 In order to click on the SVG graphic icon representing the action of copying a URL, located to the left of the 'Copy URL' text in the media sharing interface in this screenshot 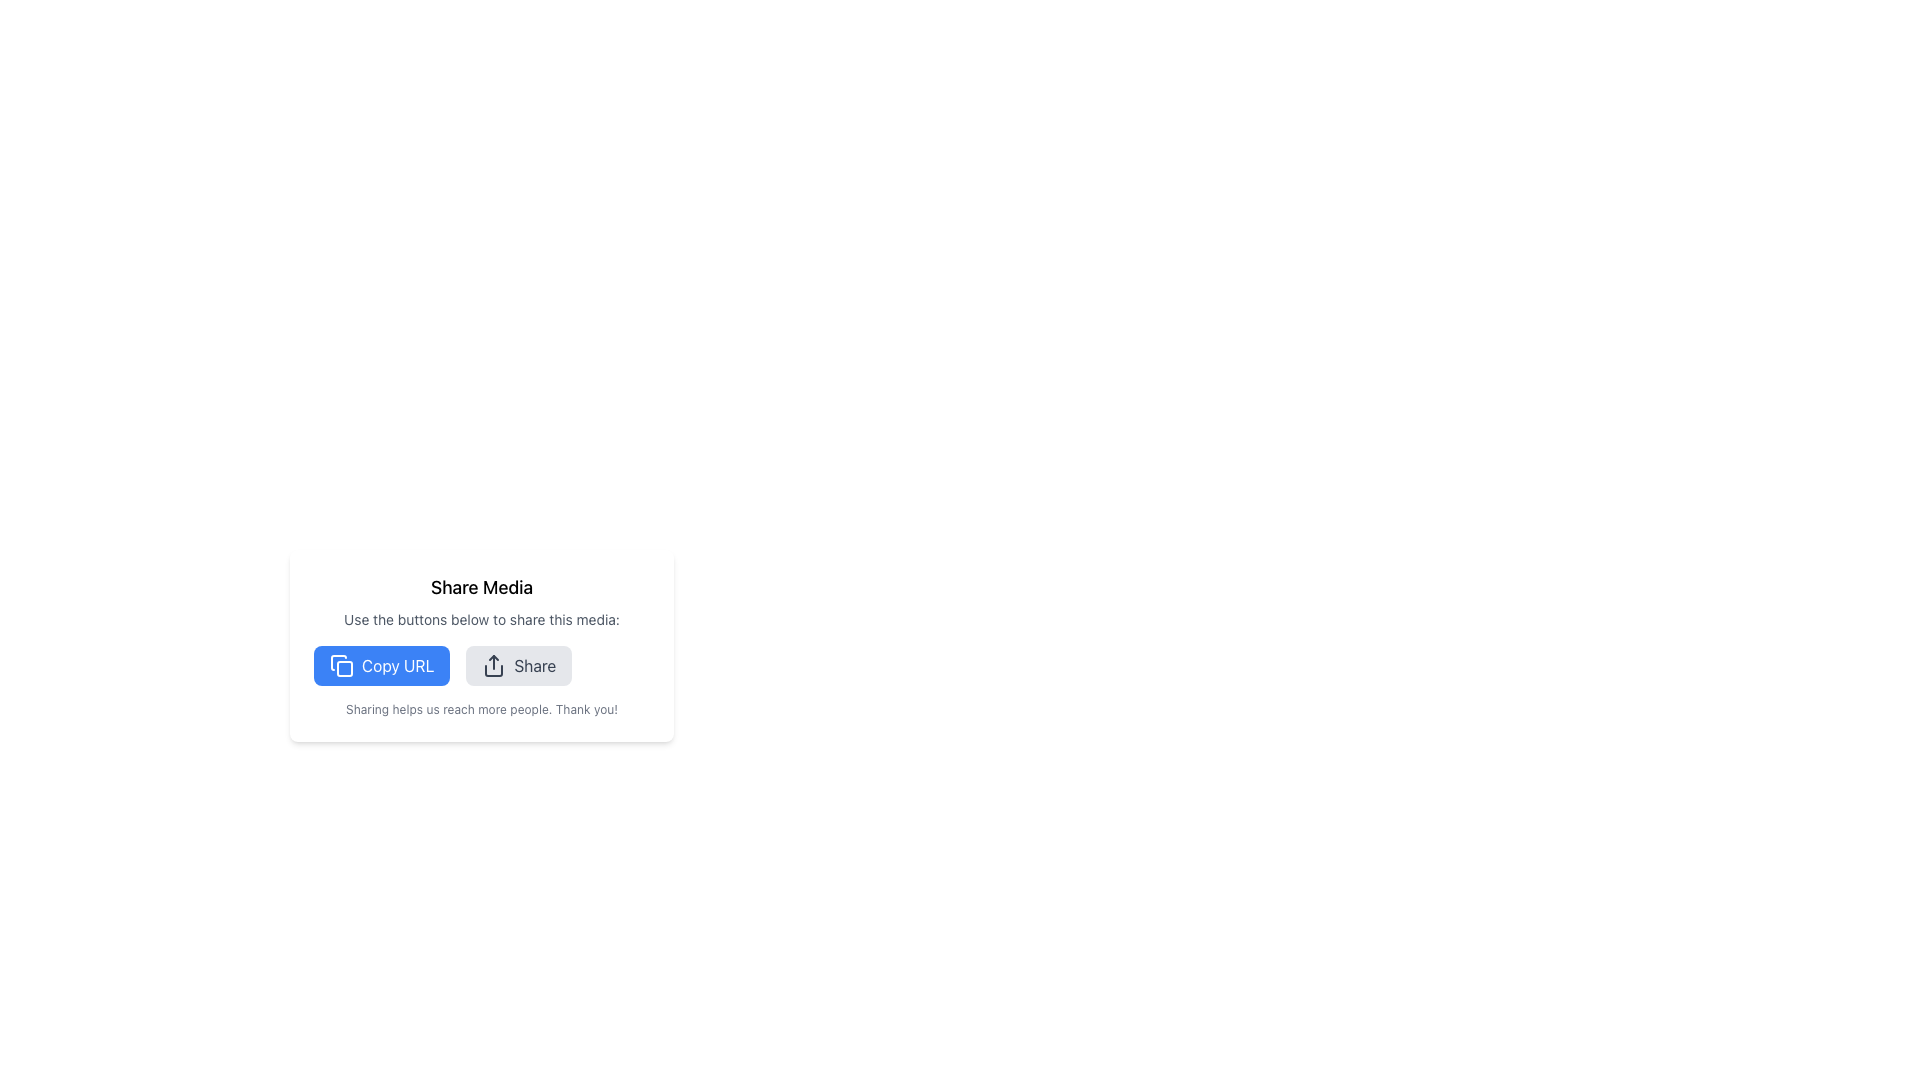, I will do `click(339, 663)`.